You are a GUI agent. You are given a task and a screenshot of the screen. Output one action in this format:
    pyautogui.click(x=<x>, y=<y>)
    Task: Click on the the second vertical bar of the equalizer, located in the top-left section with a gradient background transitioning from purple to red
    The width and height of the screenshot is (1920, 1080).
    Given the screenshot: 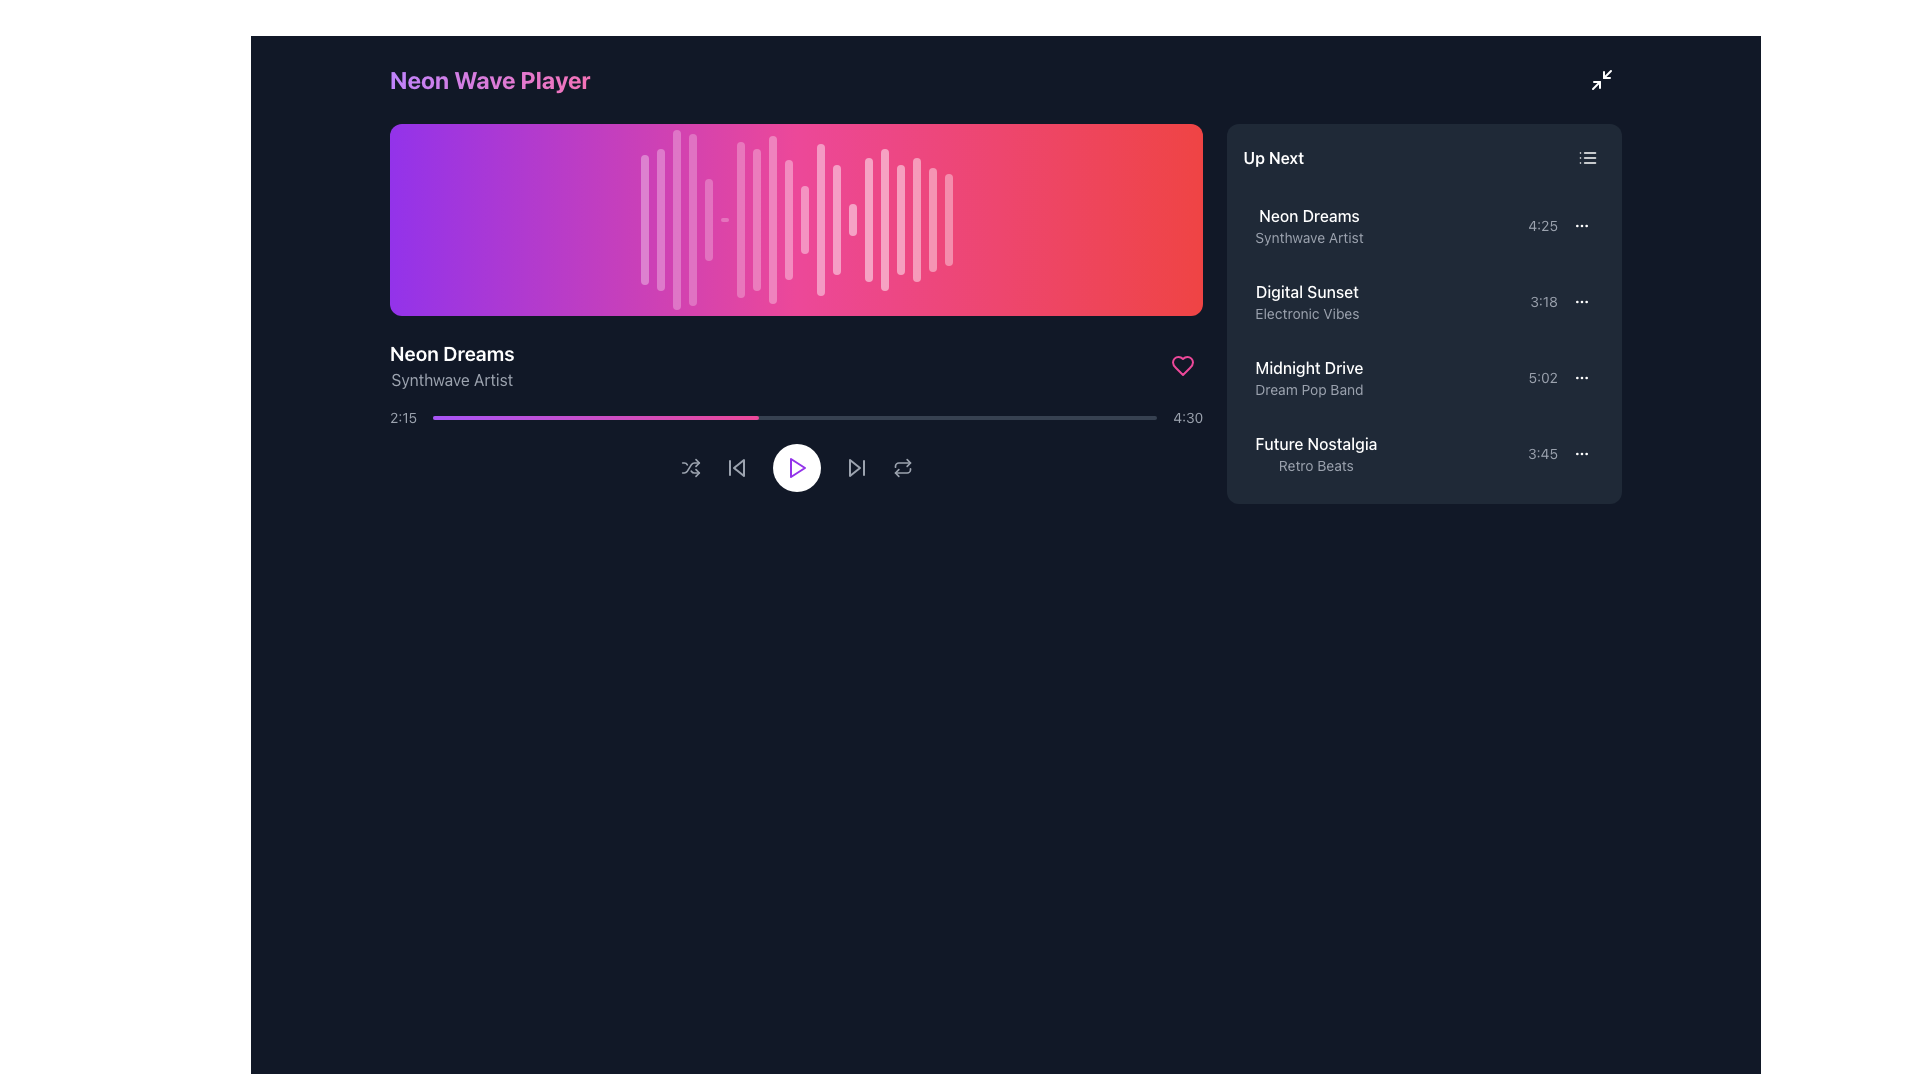 What is the action you would take?
    pyautogui.click(x=660, y=219)
    